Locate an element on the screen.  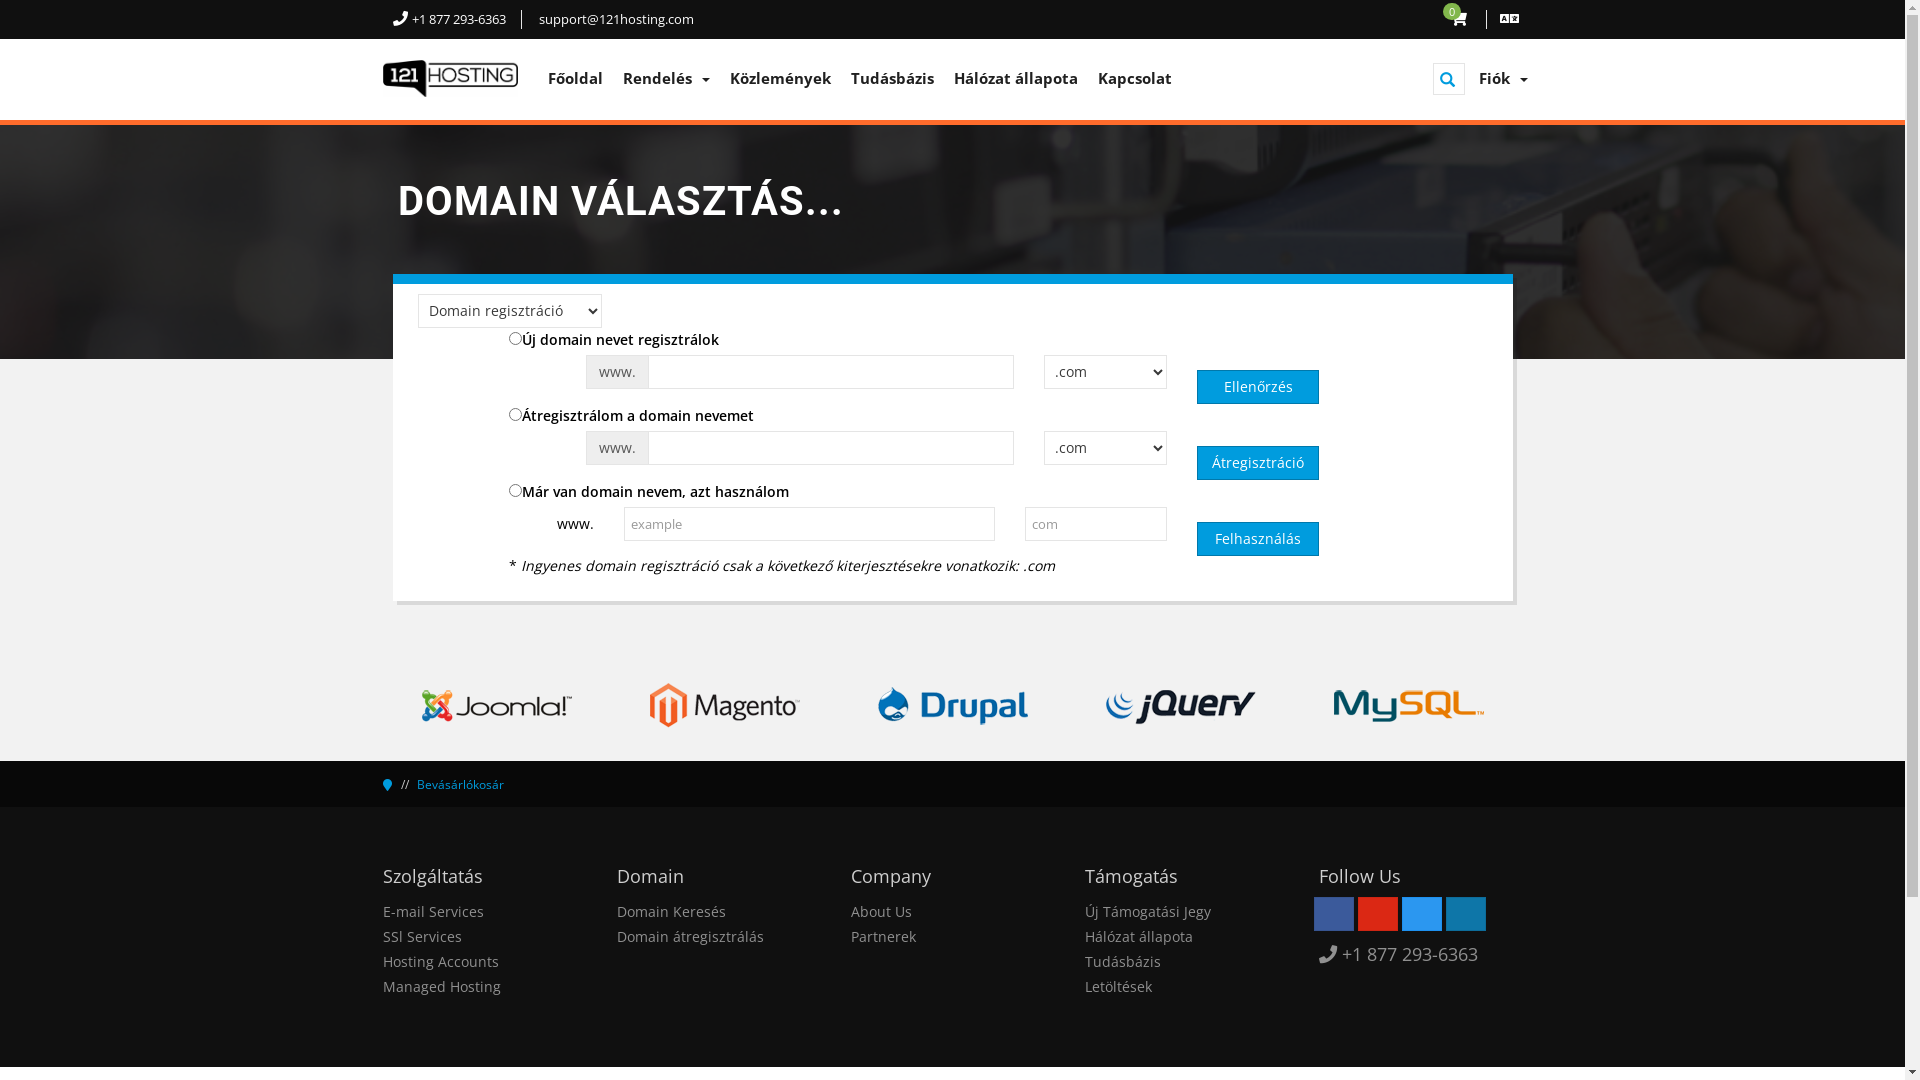
'Partnerek' is located at coordinates (881, 936).